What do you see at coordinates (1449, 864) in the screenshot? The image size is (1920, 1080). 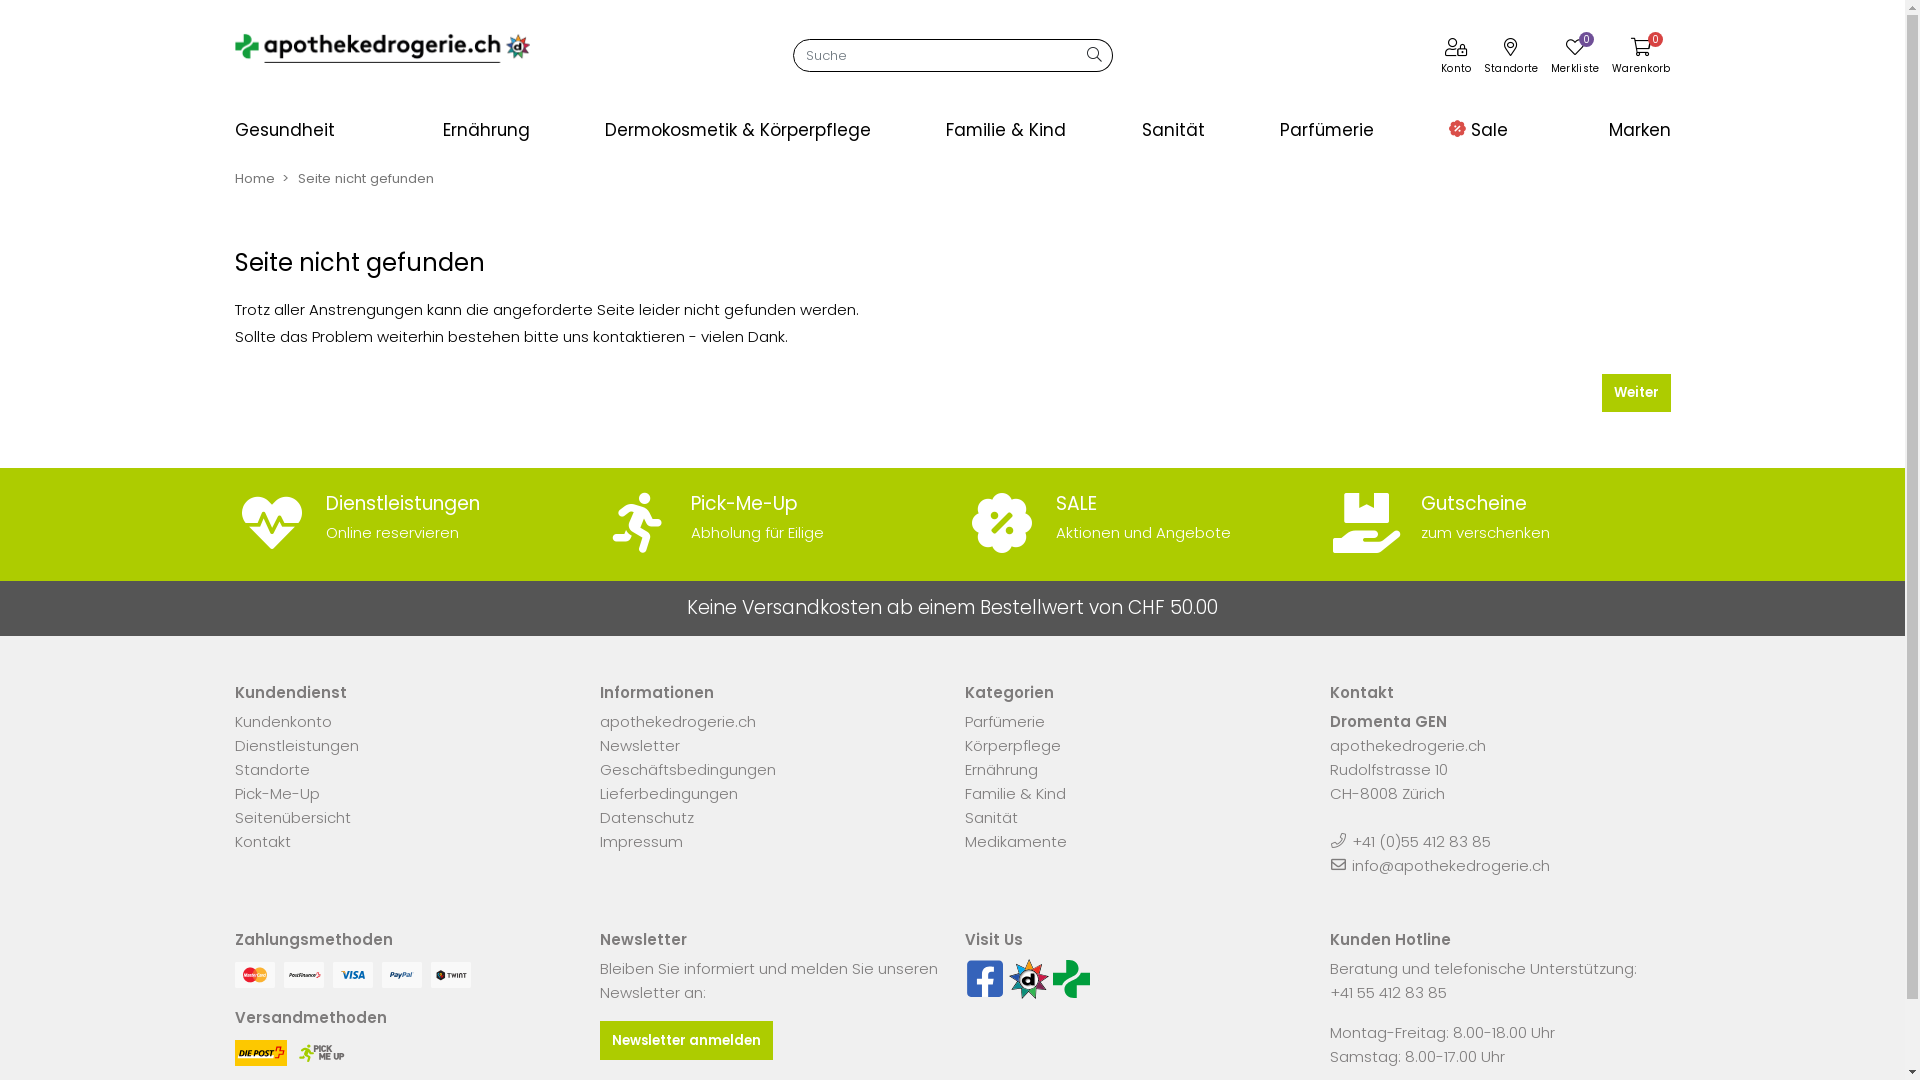 I see `'info@apothekedrogerie.ch'` at bounding box center [1449, 864].